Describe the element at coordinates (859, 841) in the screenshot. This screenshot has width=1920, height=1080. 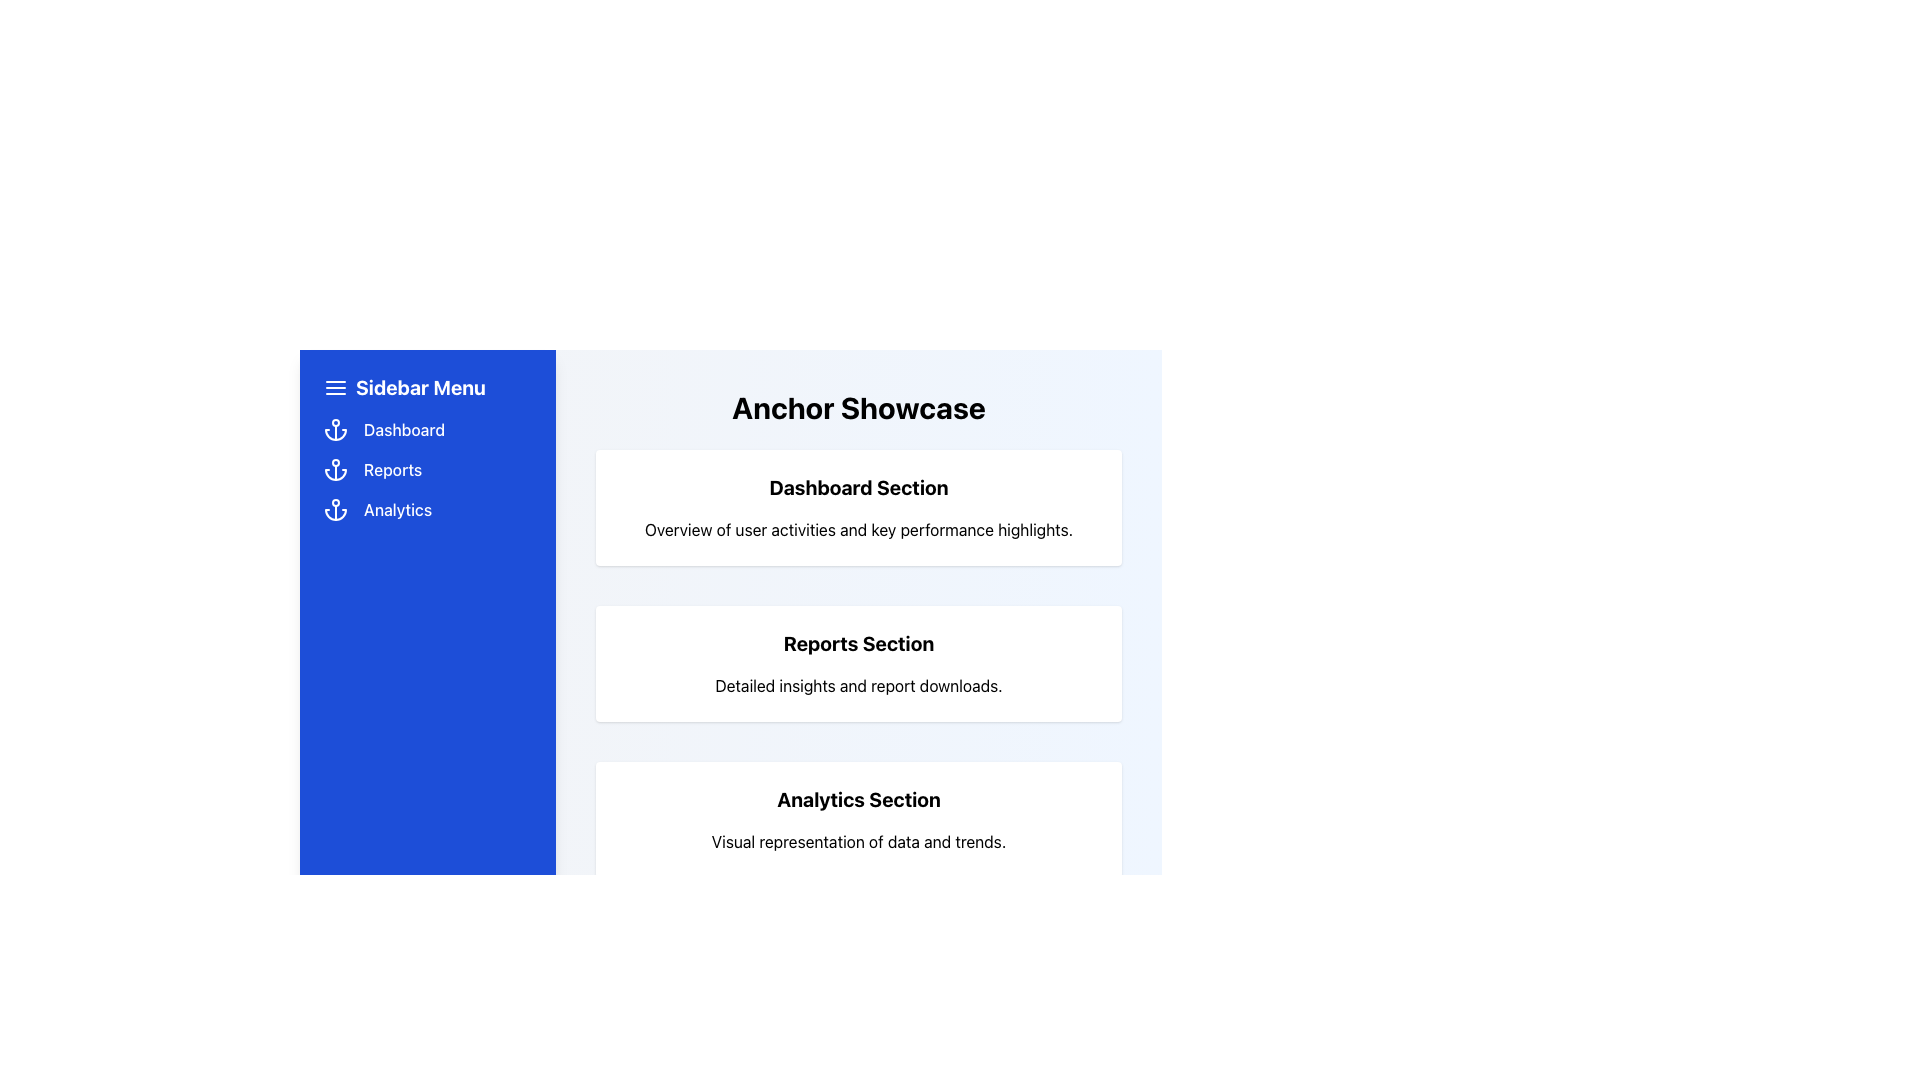
I see `the descriptive text label located below the 'Analytics Section' subheader` at that location.